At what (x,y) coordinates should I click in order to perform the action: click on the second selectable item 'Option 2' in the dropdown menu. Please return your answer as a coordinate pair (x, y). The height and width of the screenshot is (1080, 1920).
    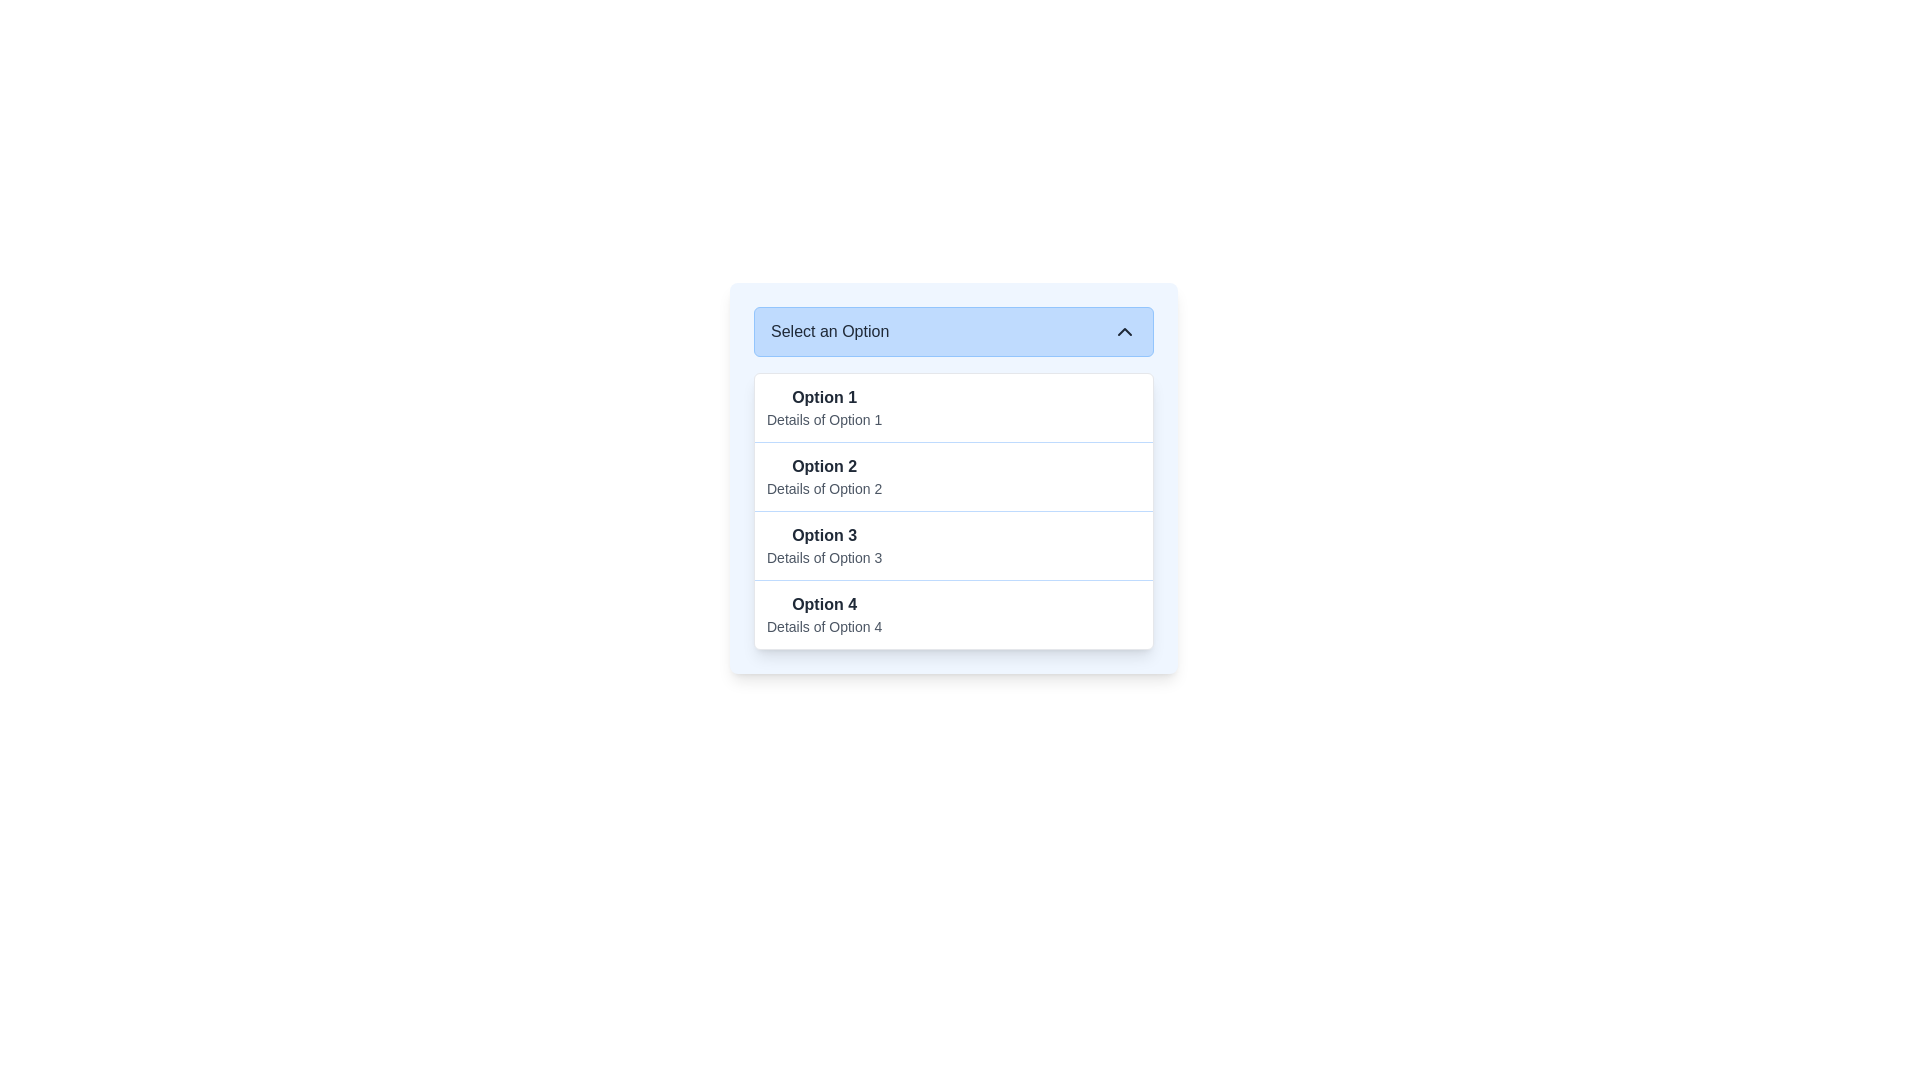
    Looking at the image, I should click on (953, 478).